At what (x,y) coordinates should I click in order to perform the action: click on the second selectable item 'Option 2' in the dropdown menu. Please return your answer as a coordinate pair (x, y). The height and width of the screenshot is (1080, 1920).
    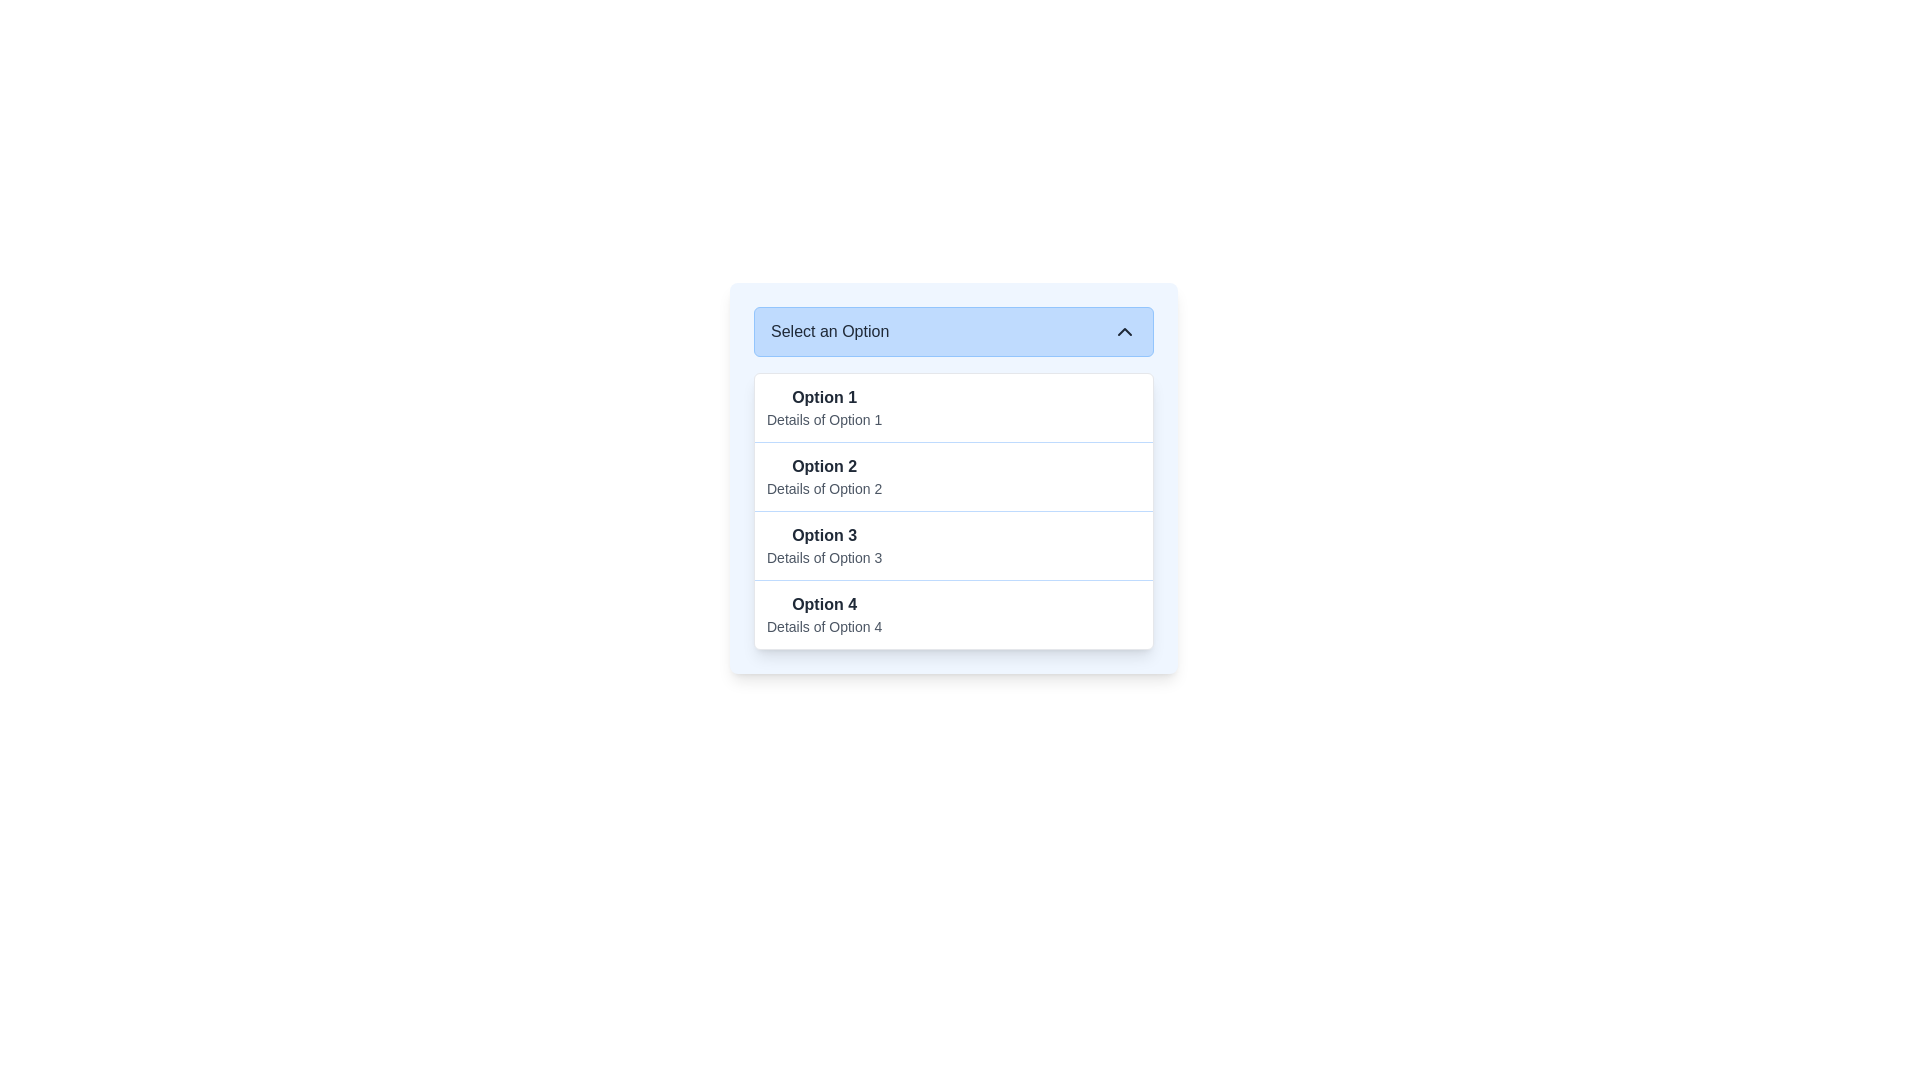
    Looking at the image, I should click on (953, 478).